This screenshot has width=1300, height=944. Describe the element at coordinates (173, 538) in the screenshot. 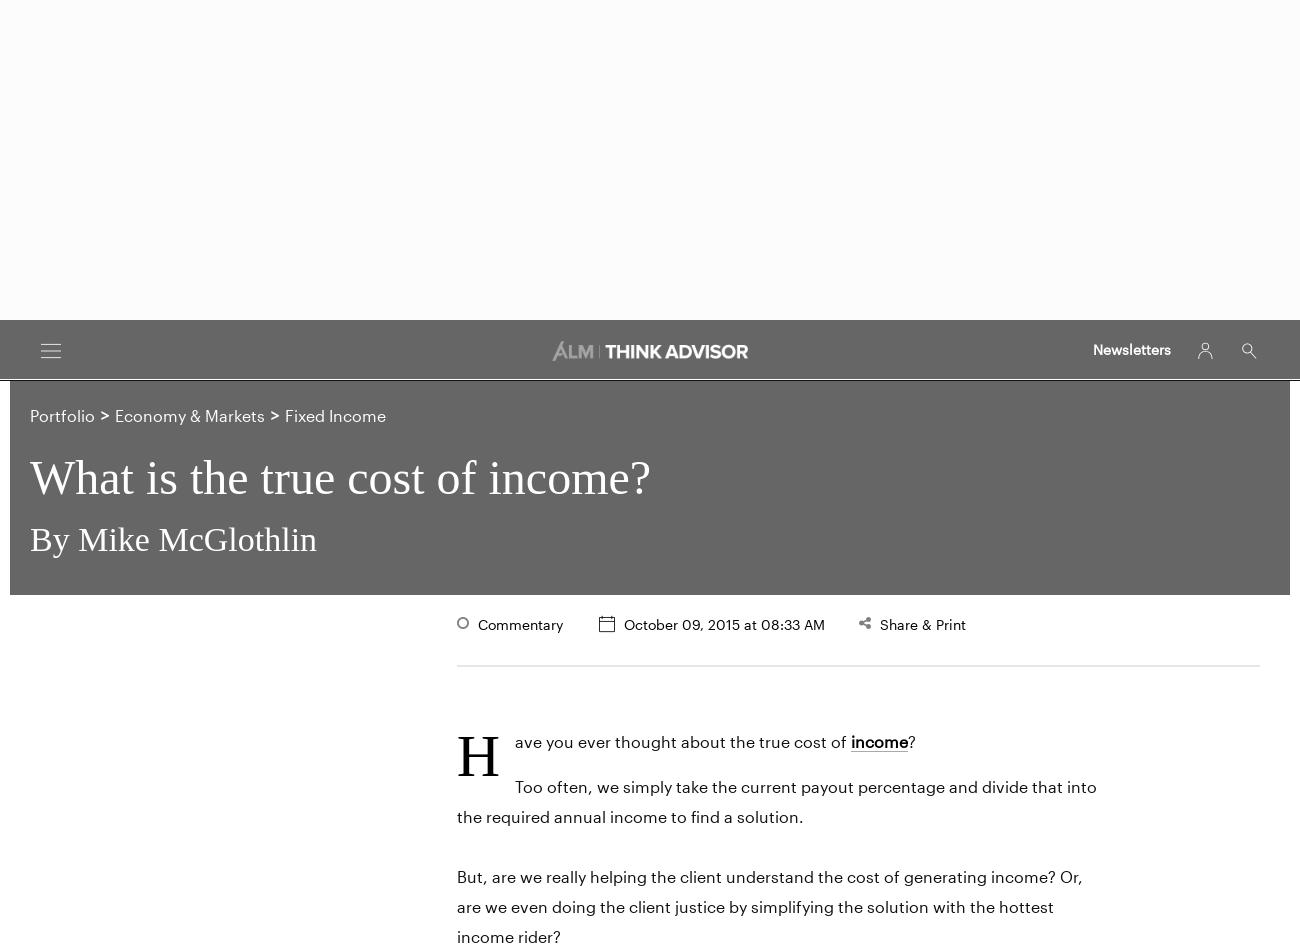

I see `'By
Mike McGlothlin'` at that location.